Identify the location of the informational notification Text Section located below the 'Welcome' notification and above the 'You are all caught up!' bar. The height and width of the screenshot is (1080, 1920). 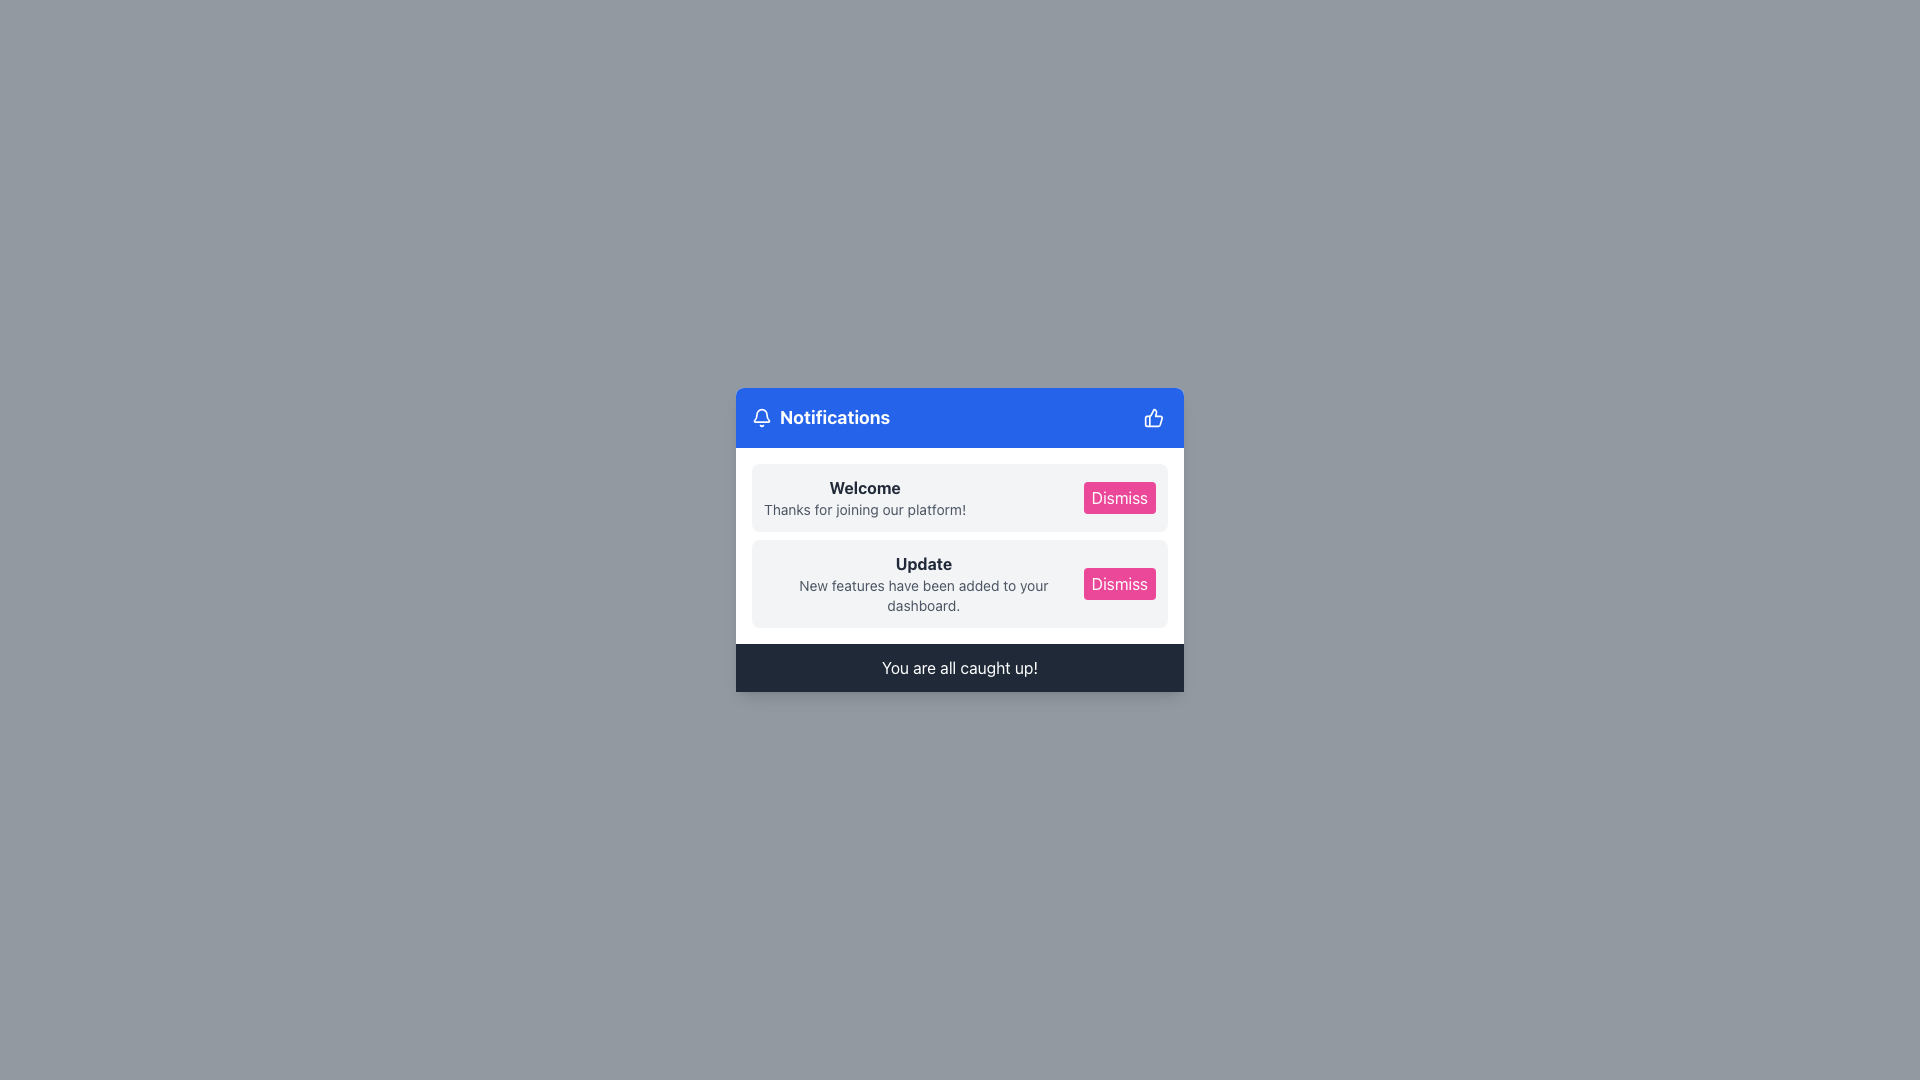
(922, 583).